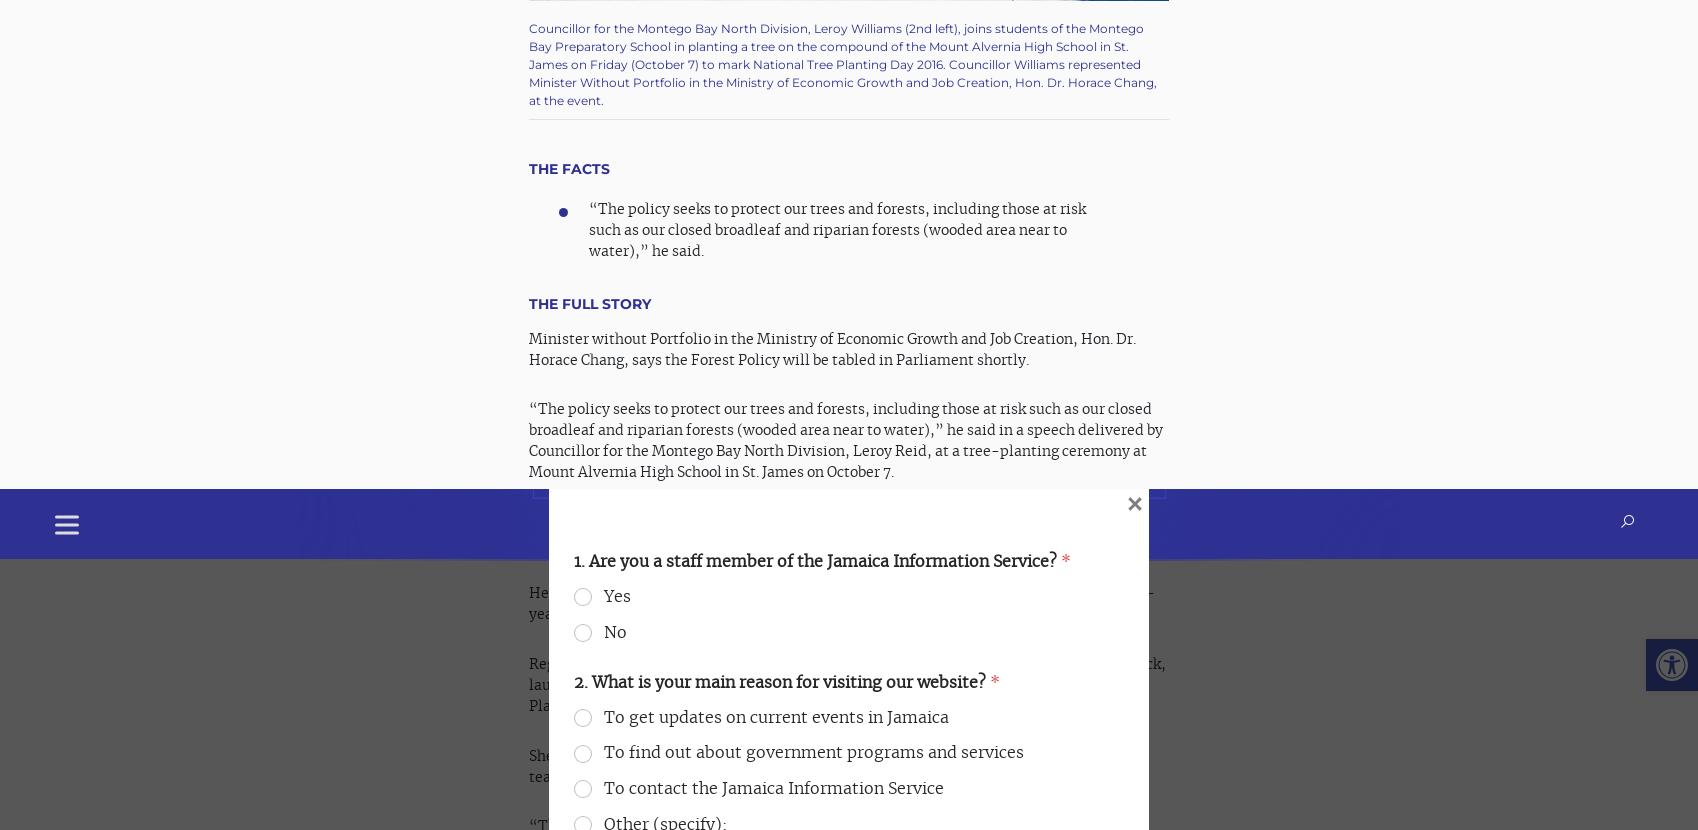 Image resolution: width=1698 pixels, height=830 pixels. What do you see at coordinates (646, 737) in the screenshot?
I see `'The Monarch'` at bounding box center [646, 737].